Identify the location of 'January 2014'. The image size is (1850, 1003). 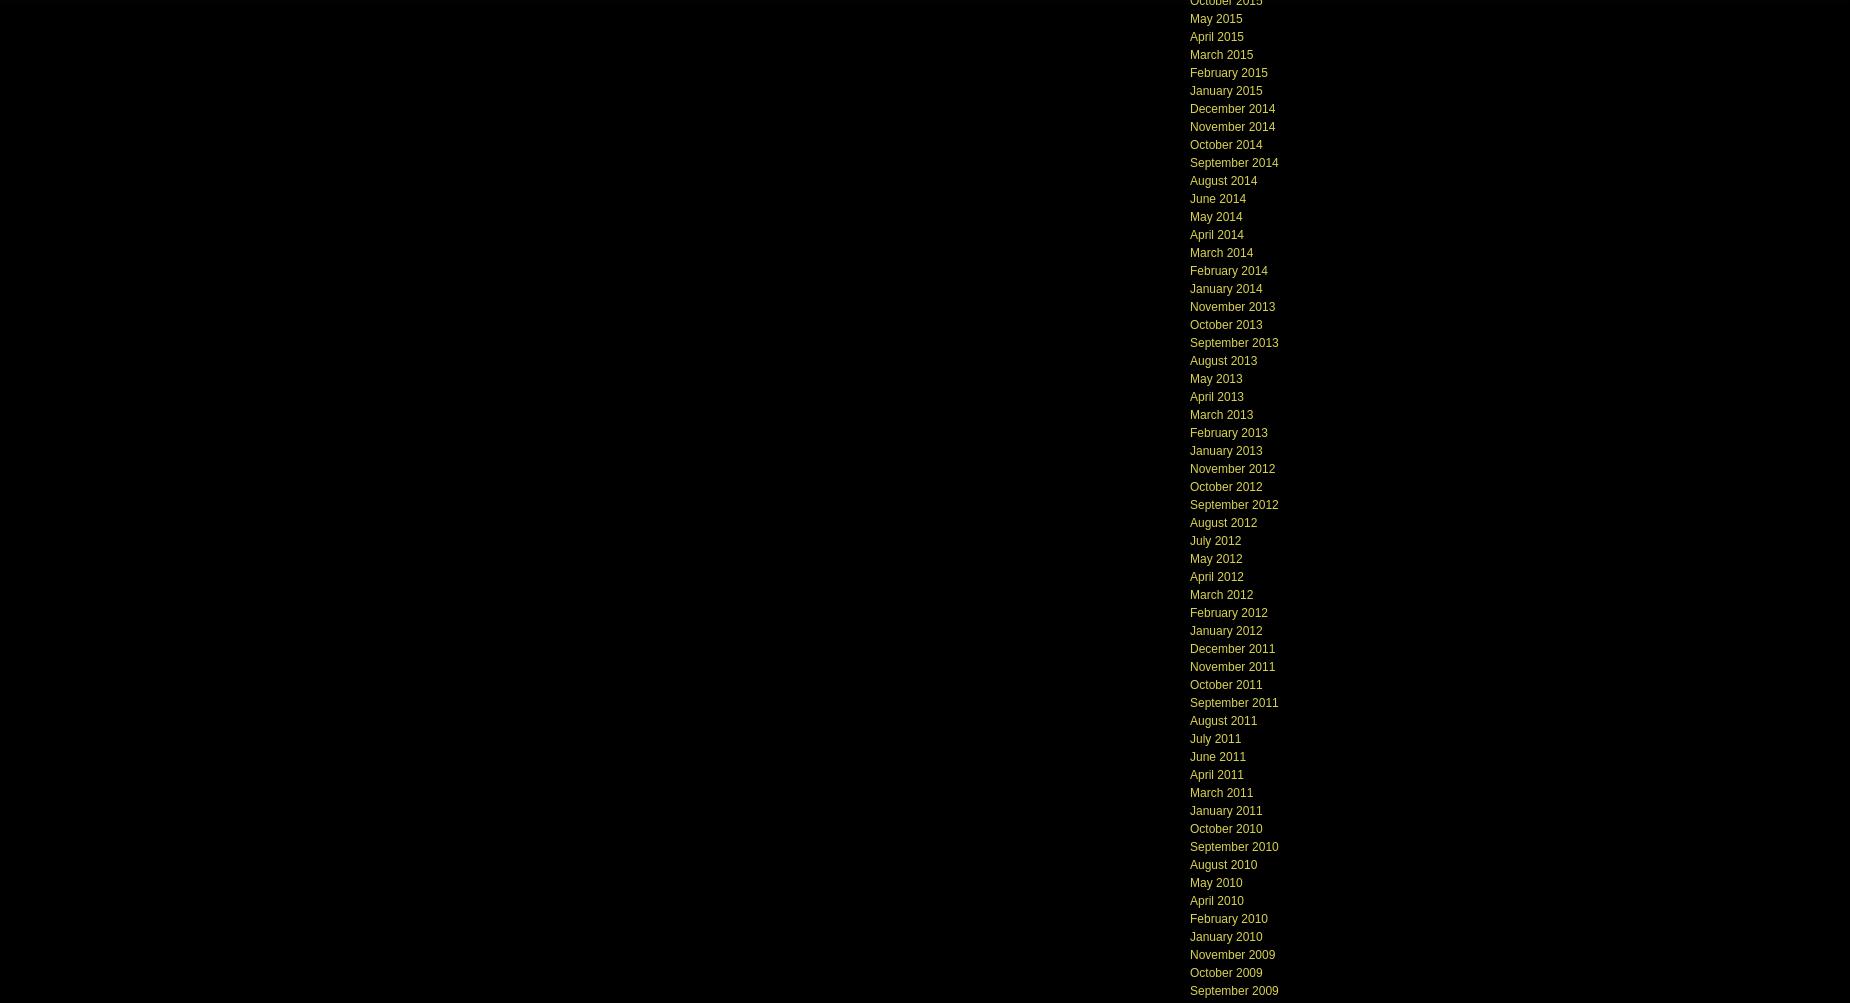
(1224, 287).